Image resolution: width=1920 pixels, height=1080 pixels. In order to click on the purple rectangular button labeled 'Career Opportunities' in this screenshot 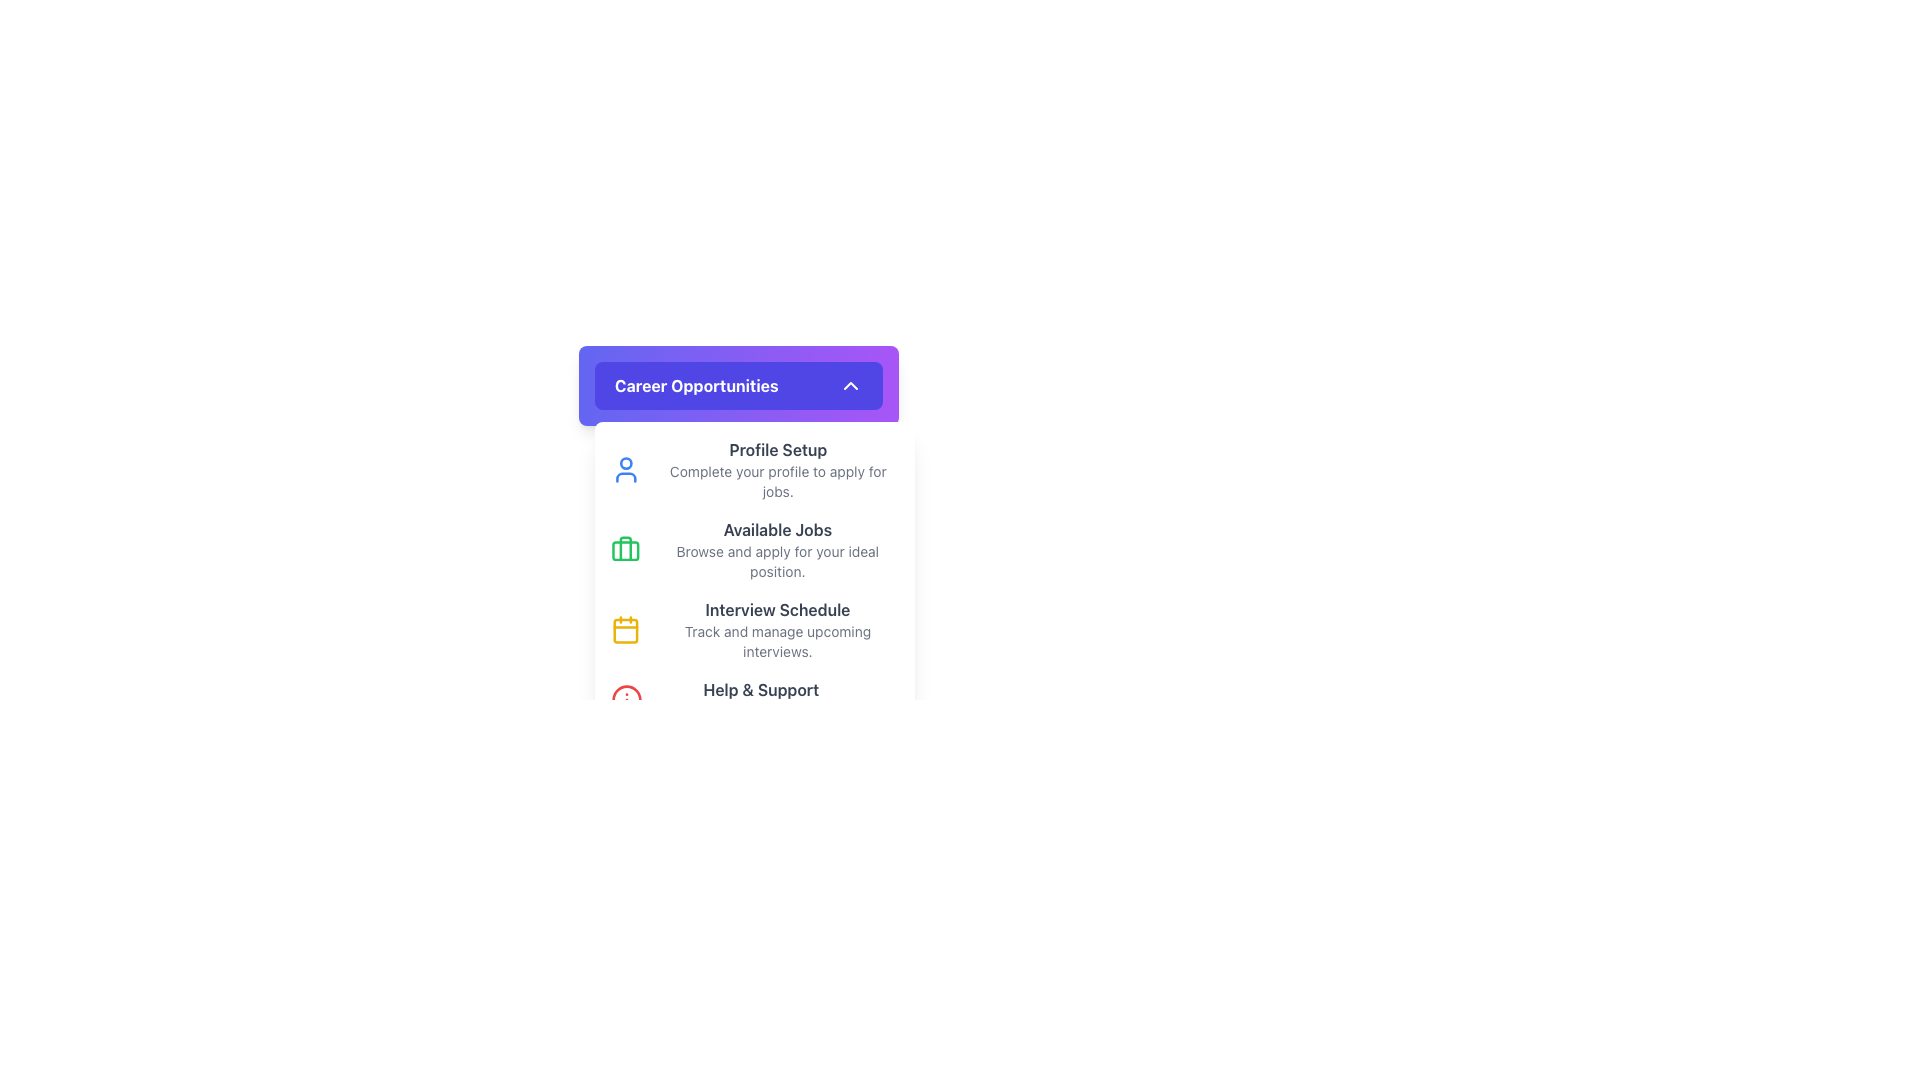, I will do `click(738, 385)`.